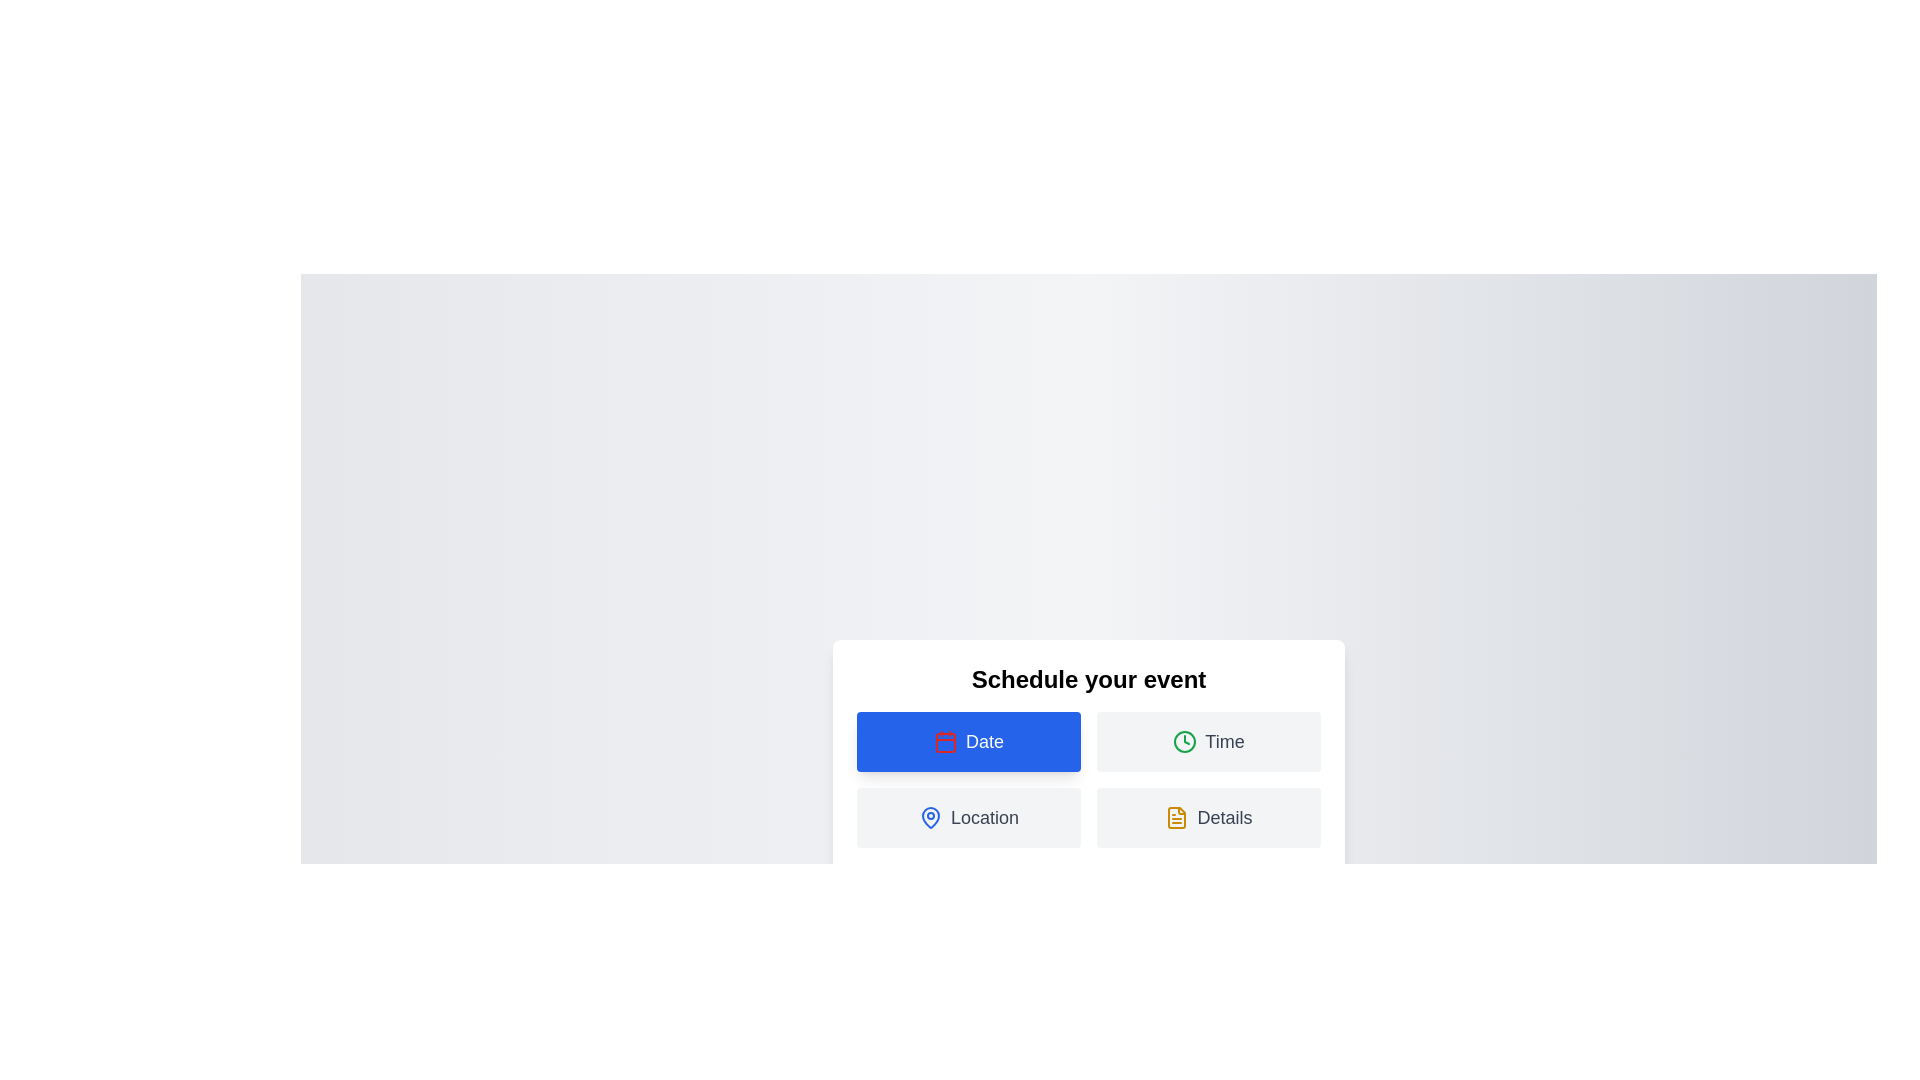  I want to click on the button labeled 'Time' that contains the clock icon in the 'Schedule your event' interface, so click(1185, 741).